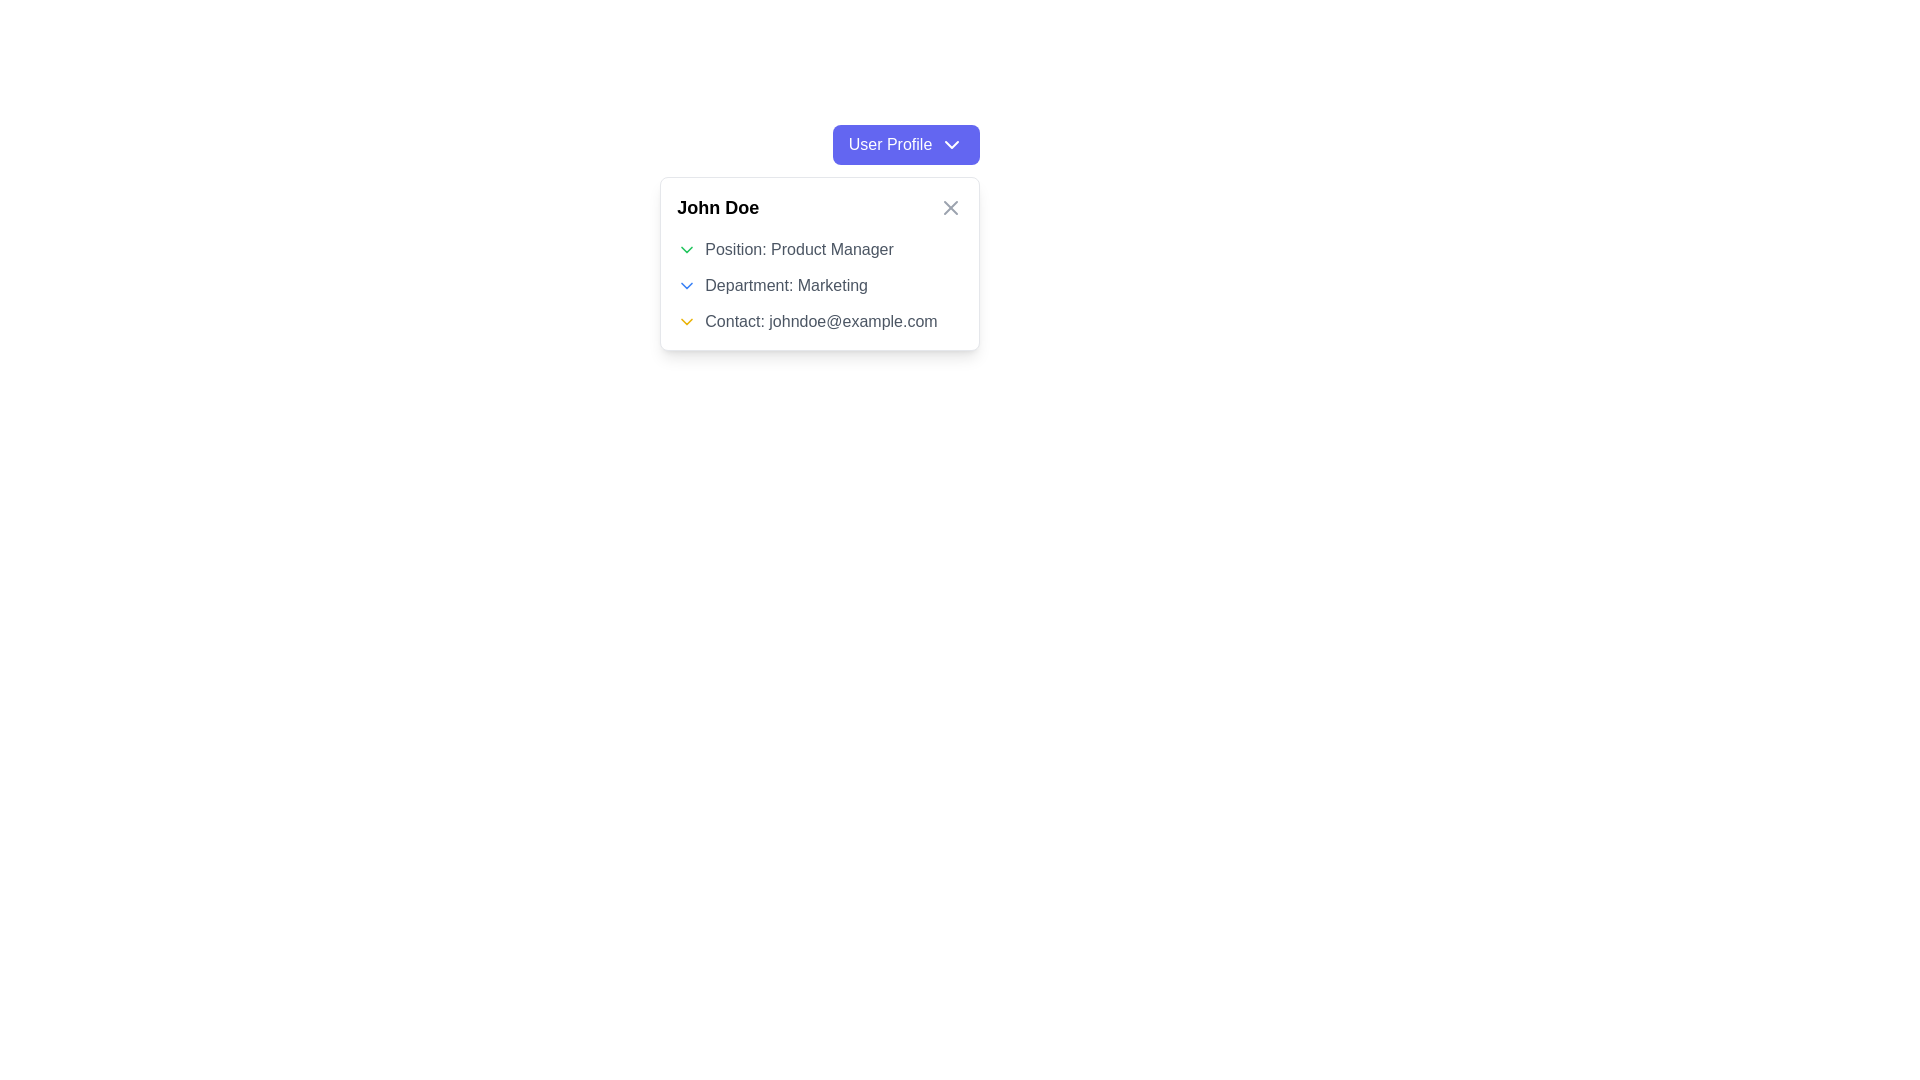  Describe the element at coordinates (950, 208) in the screenshot. I see `the 'X' icon button located at the top-right corner of the user information card` at that location.